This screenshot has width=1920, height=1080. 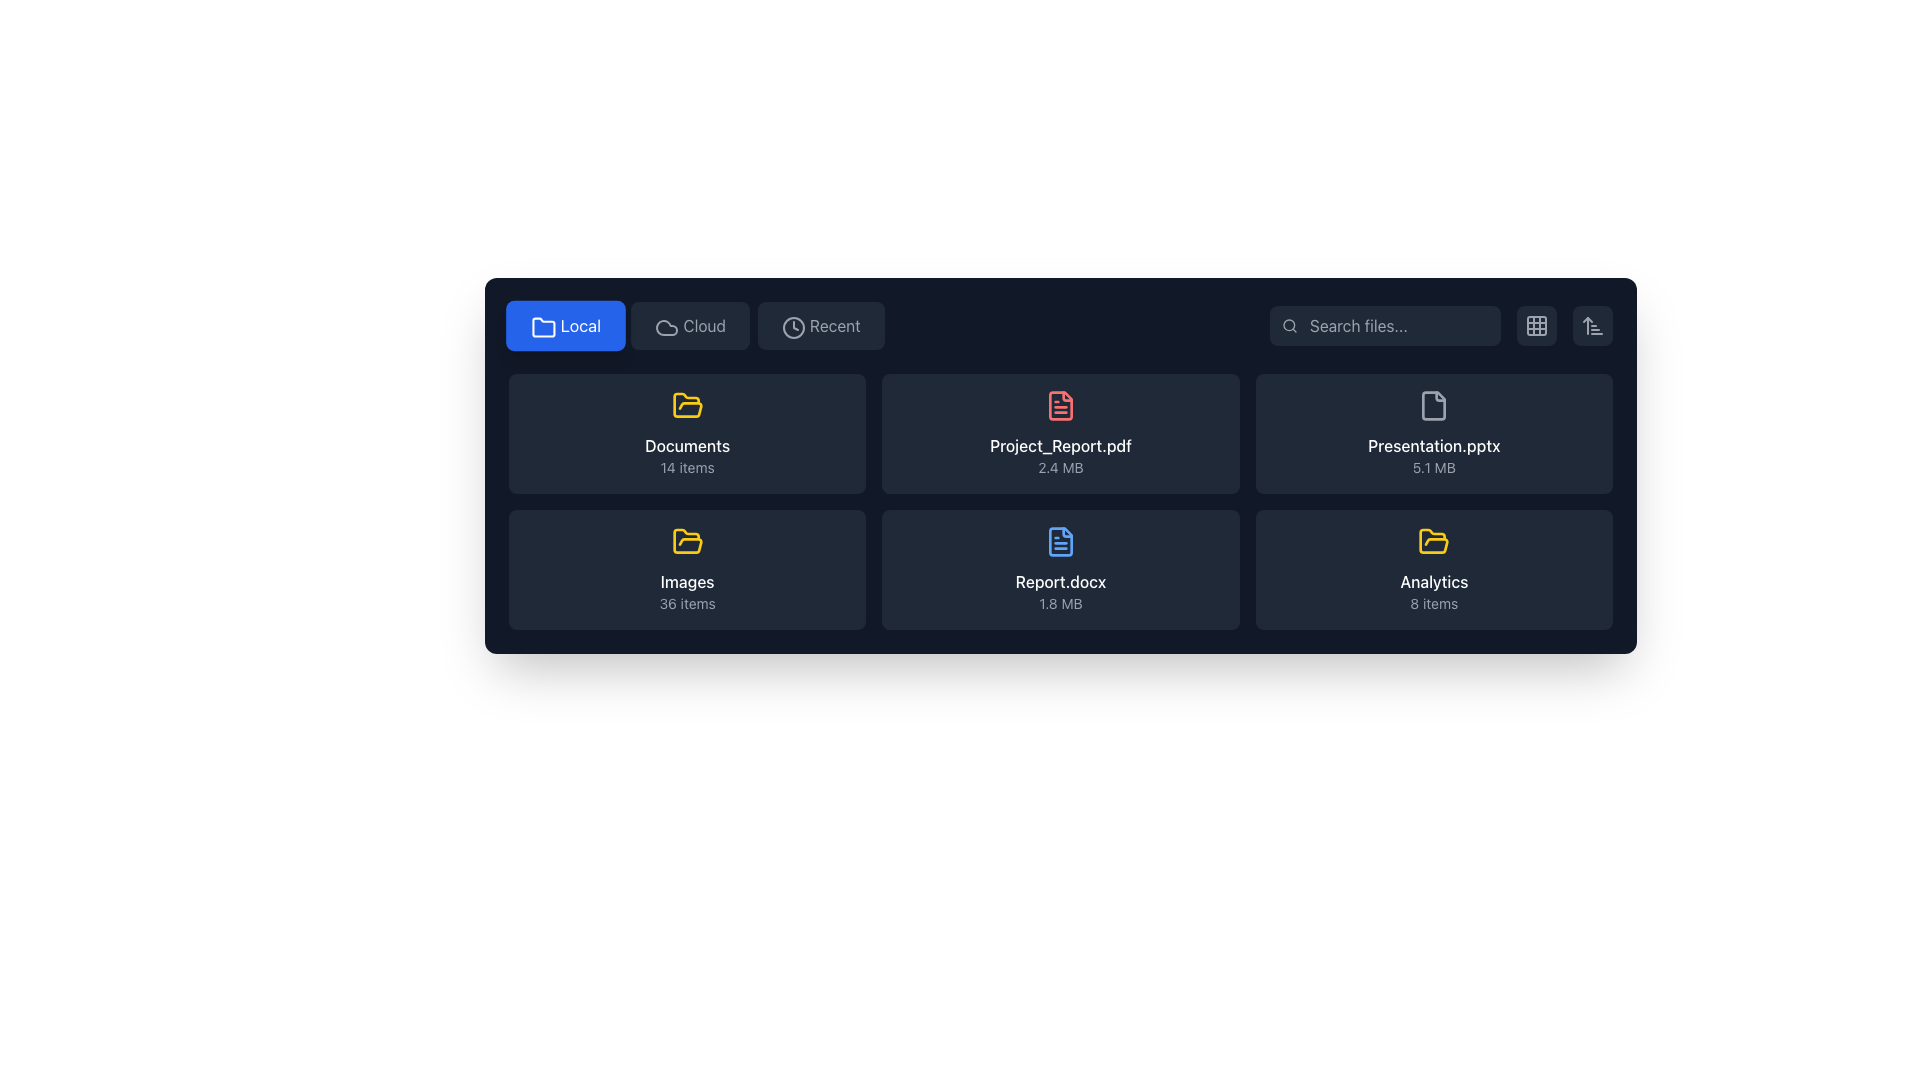 I want to click on the file representation item titled 'Report.docx', so click(x=1059, y=570).